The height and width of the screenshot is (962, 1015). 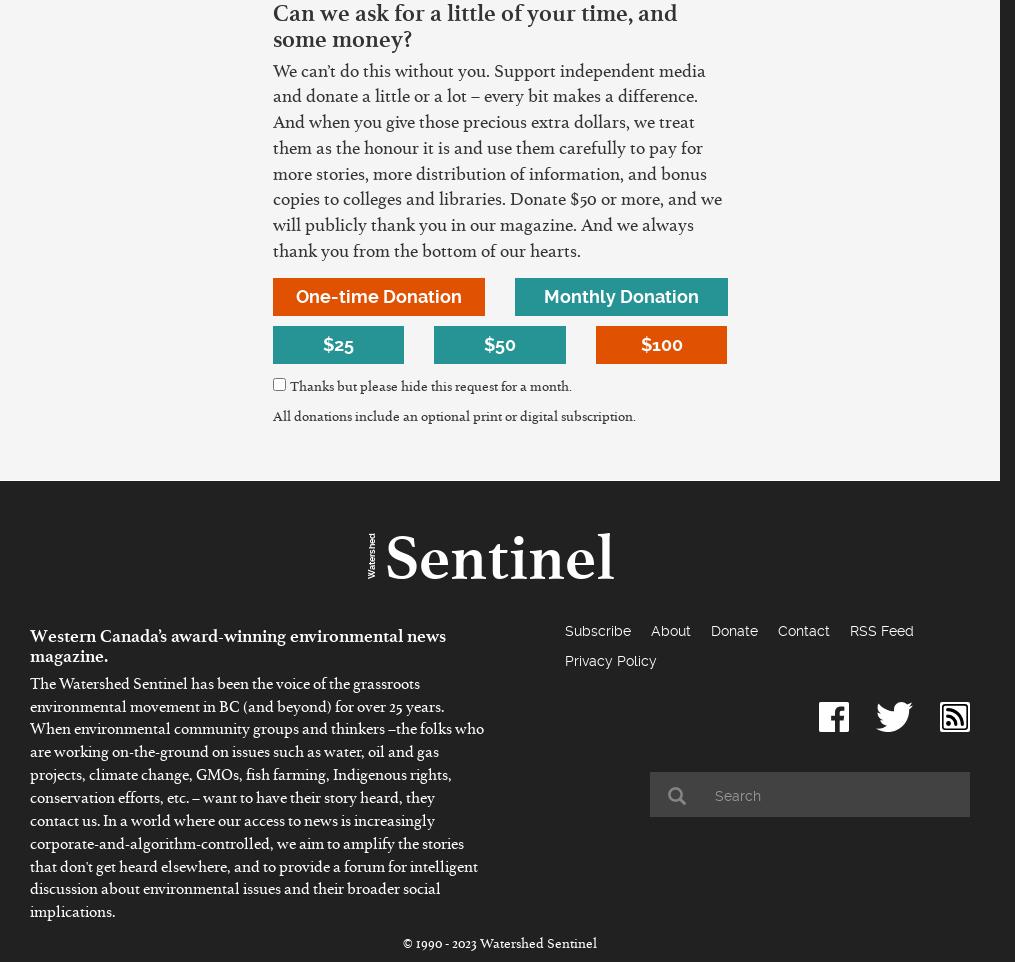 What do you see at coordinates (429, 388) in the screenshot?
I see `'Thanks but please hide this request for a month.'` at bounding box center [429, 388].